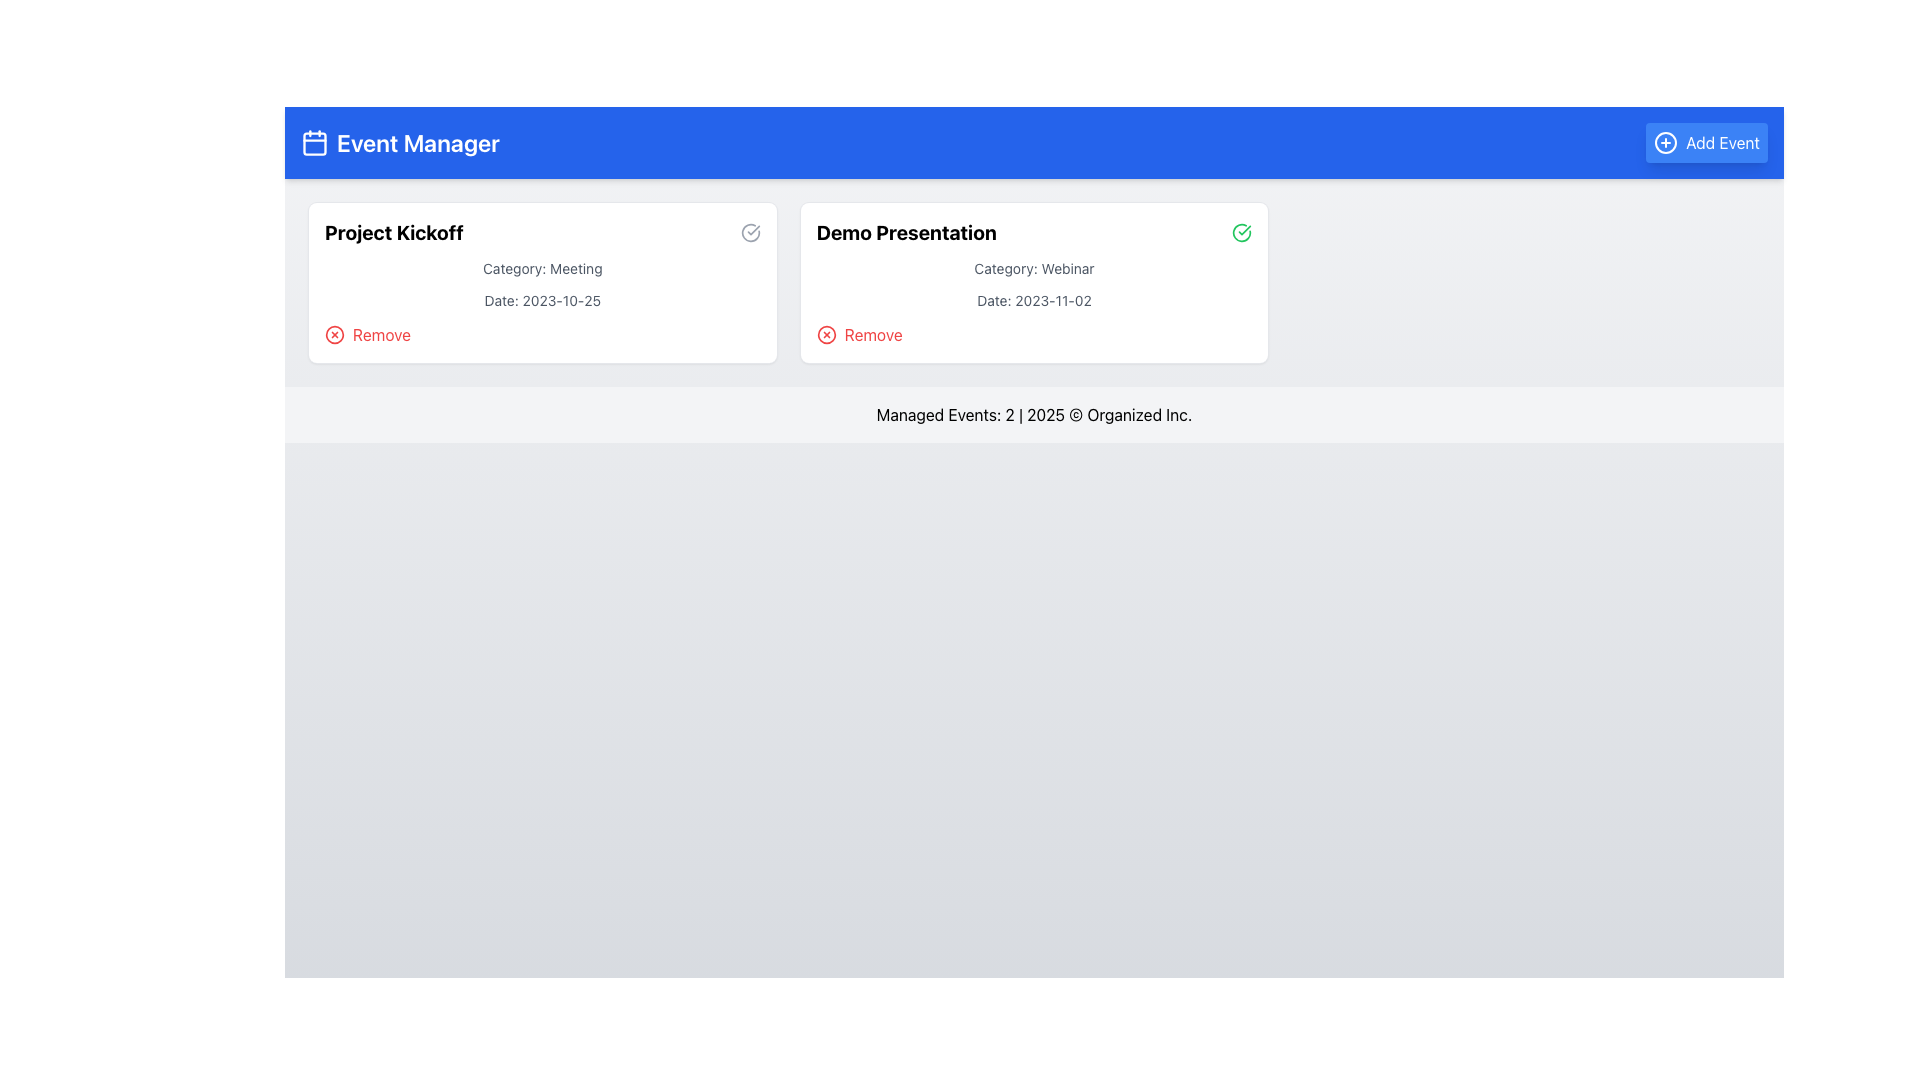 Image resolution: width=1920 pixels, height=1080 pixels. What do you see at coordinates (542, 300) in the screenshot?
I see `the text label displaying 'Date: 2023-10-25' which is located within the white box of the 'Project Kickoff' card` at bounding box center [542, 300].